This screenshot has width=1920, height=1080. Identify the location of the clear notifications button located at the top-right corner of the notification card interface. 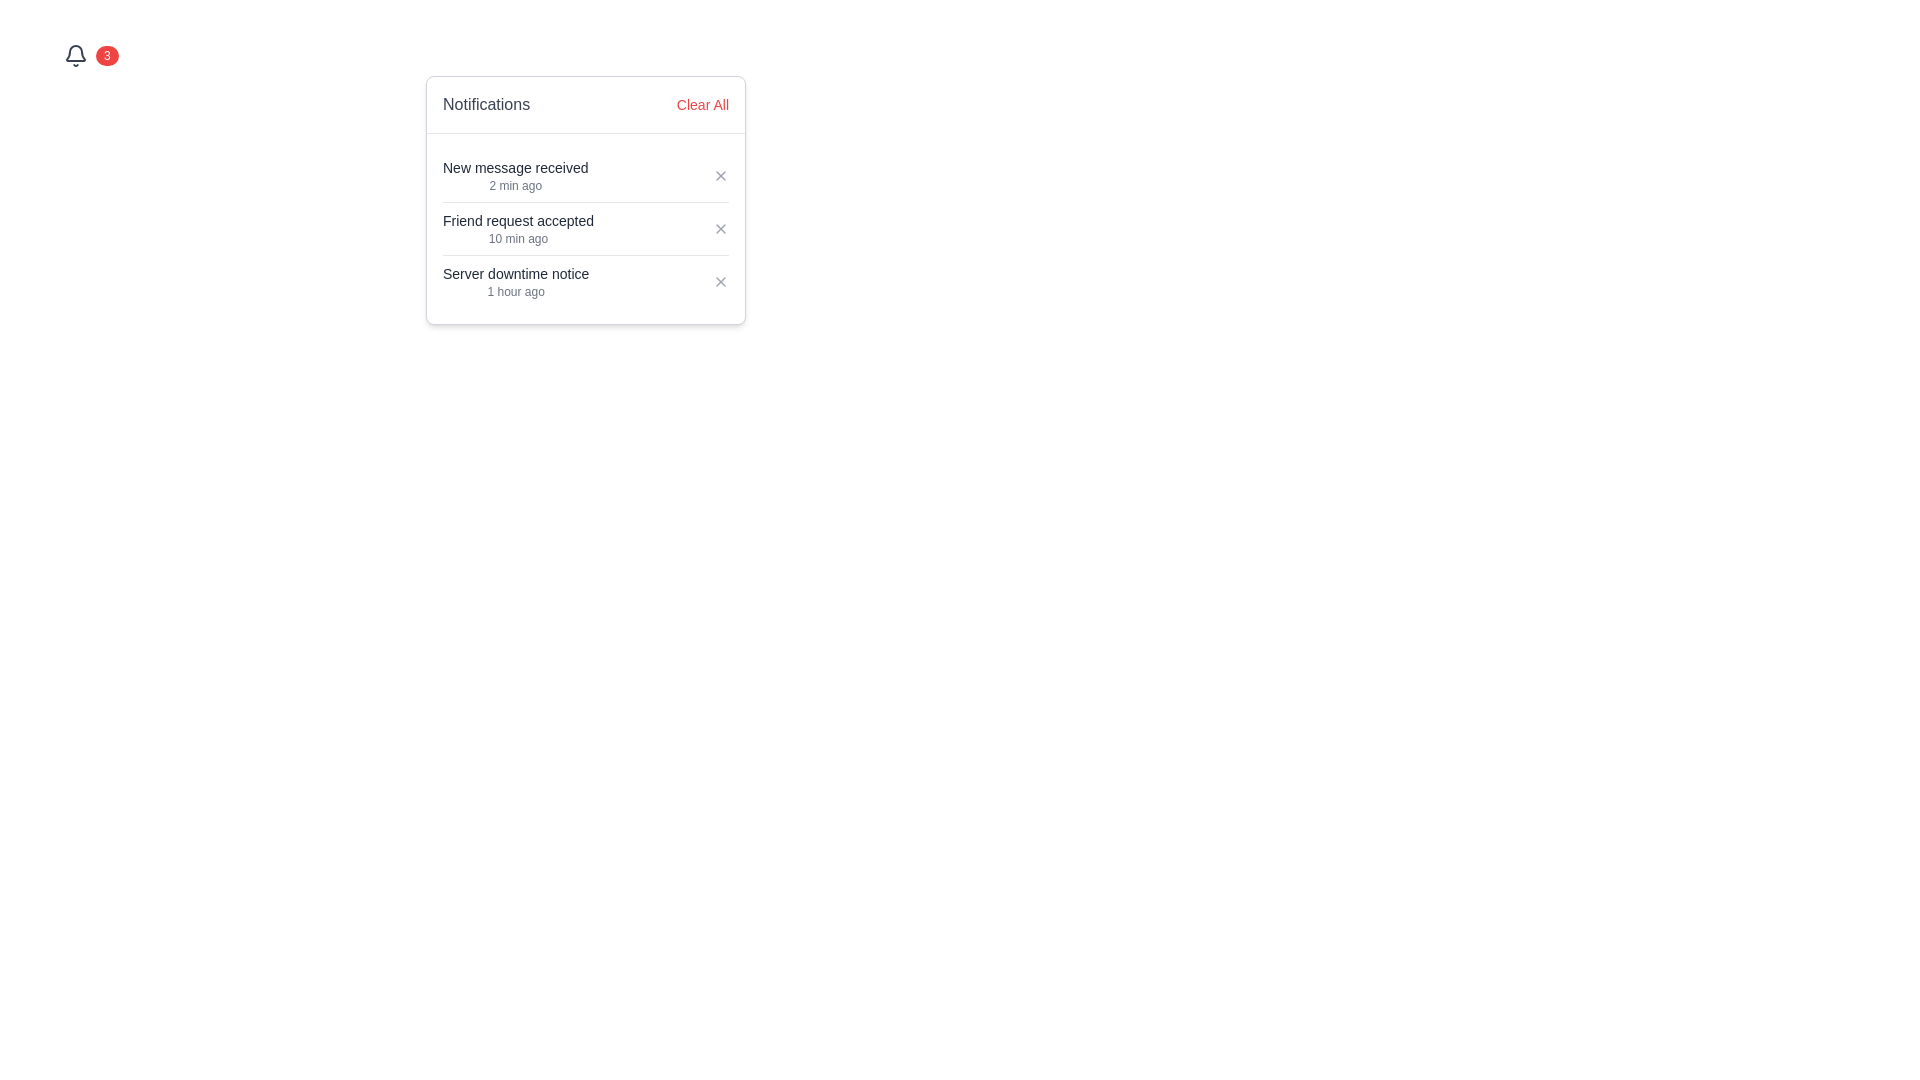
(702, 104).